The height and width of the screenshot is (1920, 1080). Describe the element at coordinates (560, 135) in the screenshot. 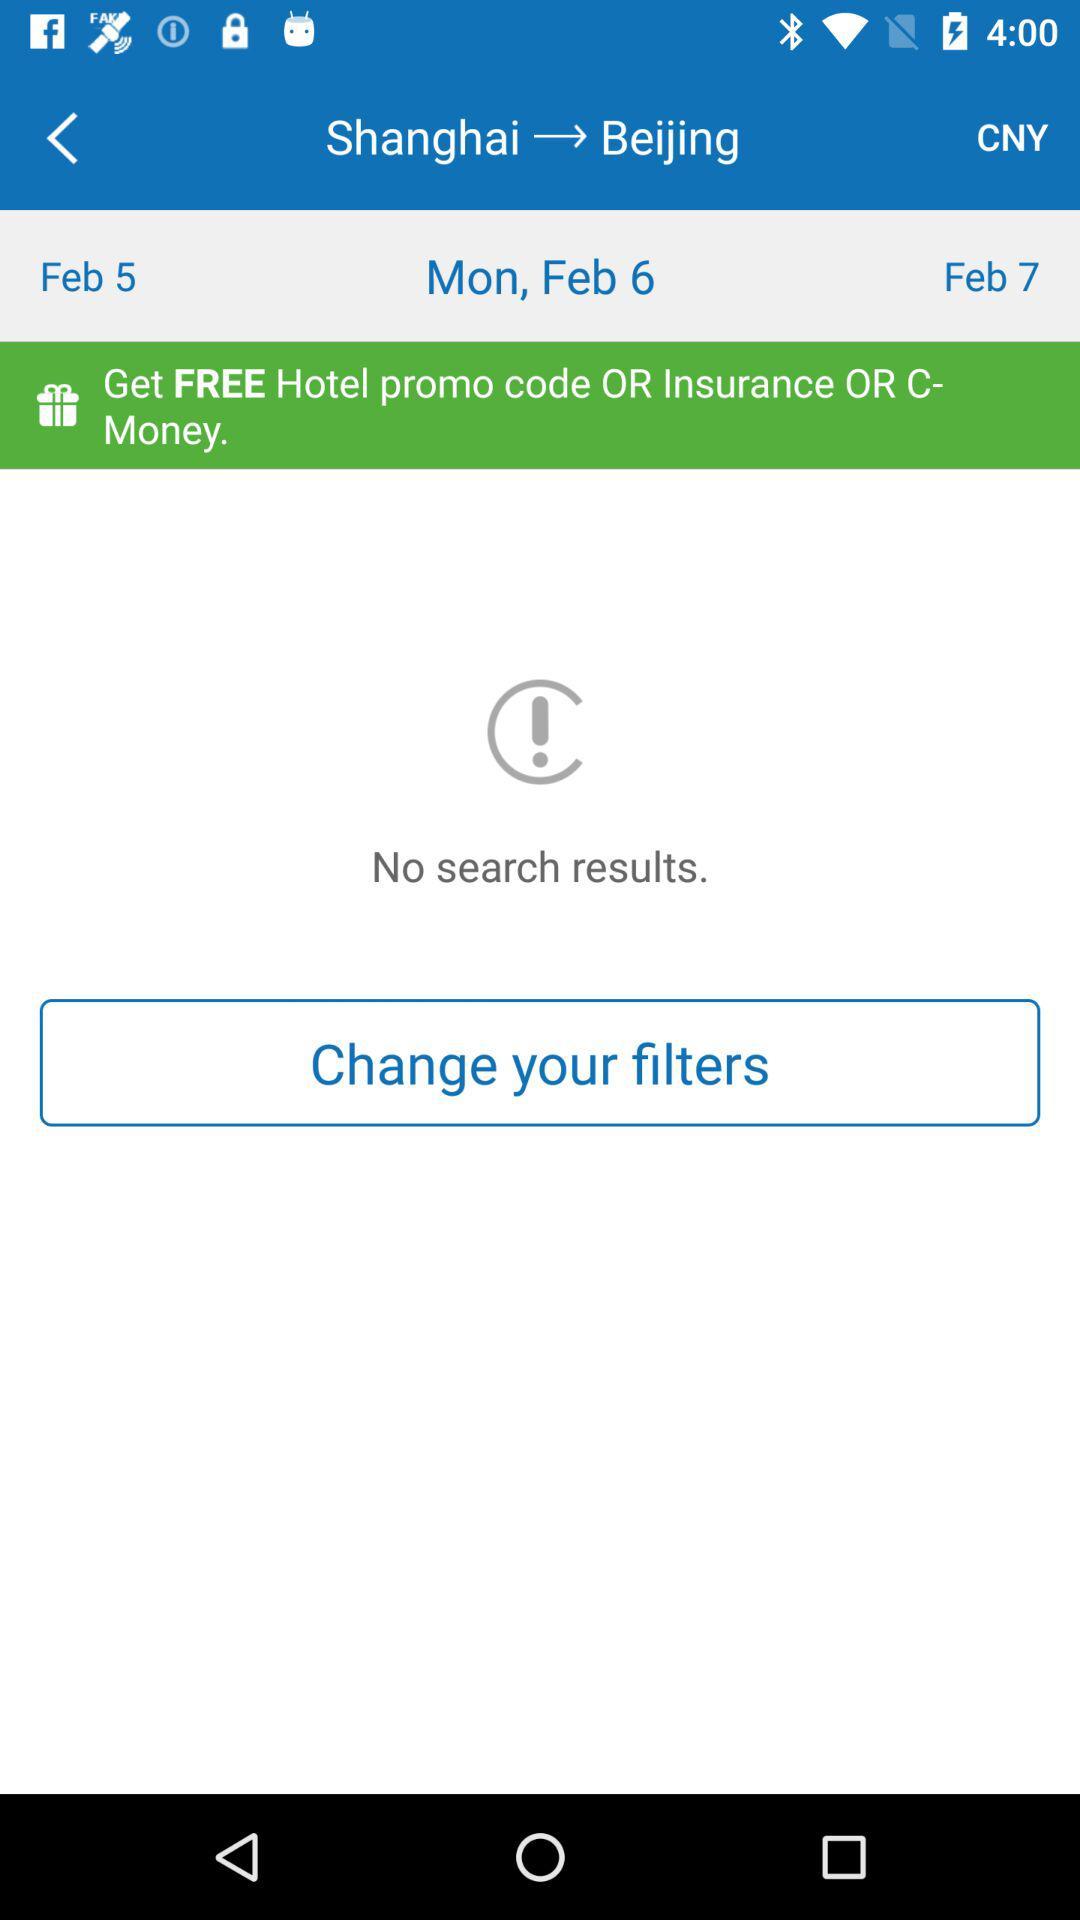

I see `the icon which is after shanghai on page` at that location.